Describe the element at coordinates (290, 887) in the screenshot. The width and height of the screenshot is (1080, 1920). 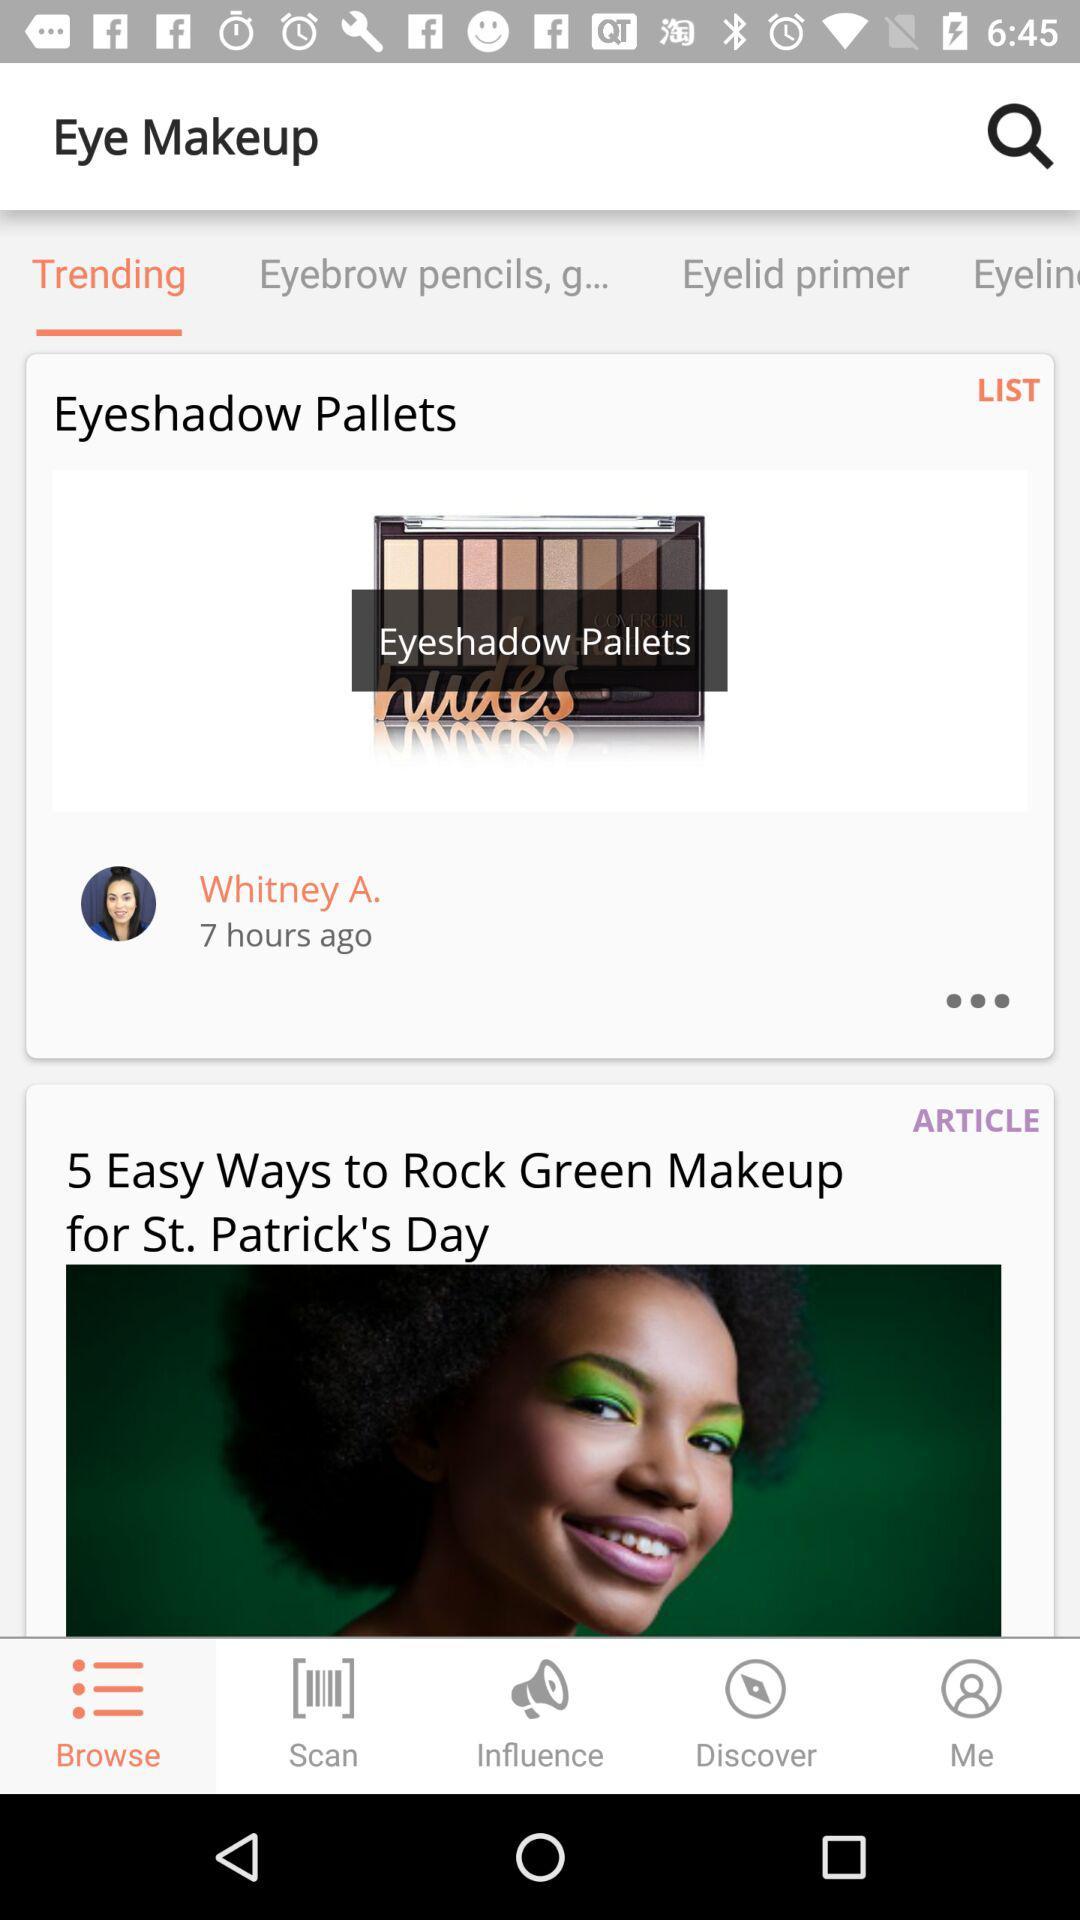
I see `item next to the ... icon` at that location.